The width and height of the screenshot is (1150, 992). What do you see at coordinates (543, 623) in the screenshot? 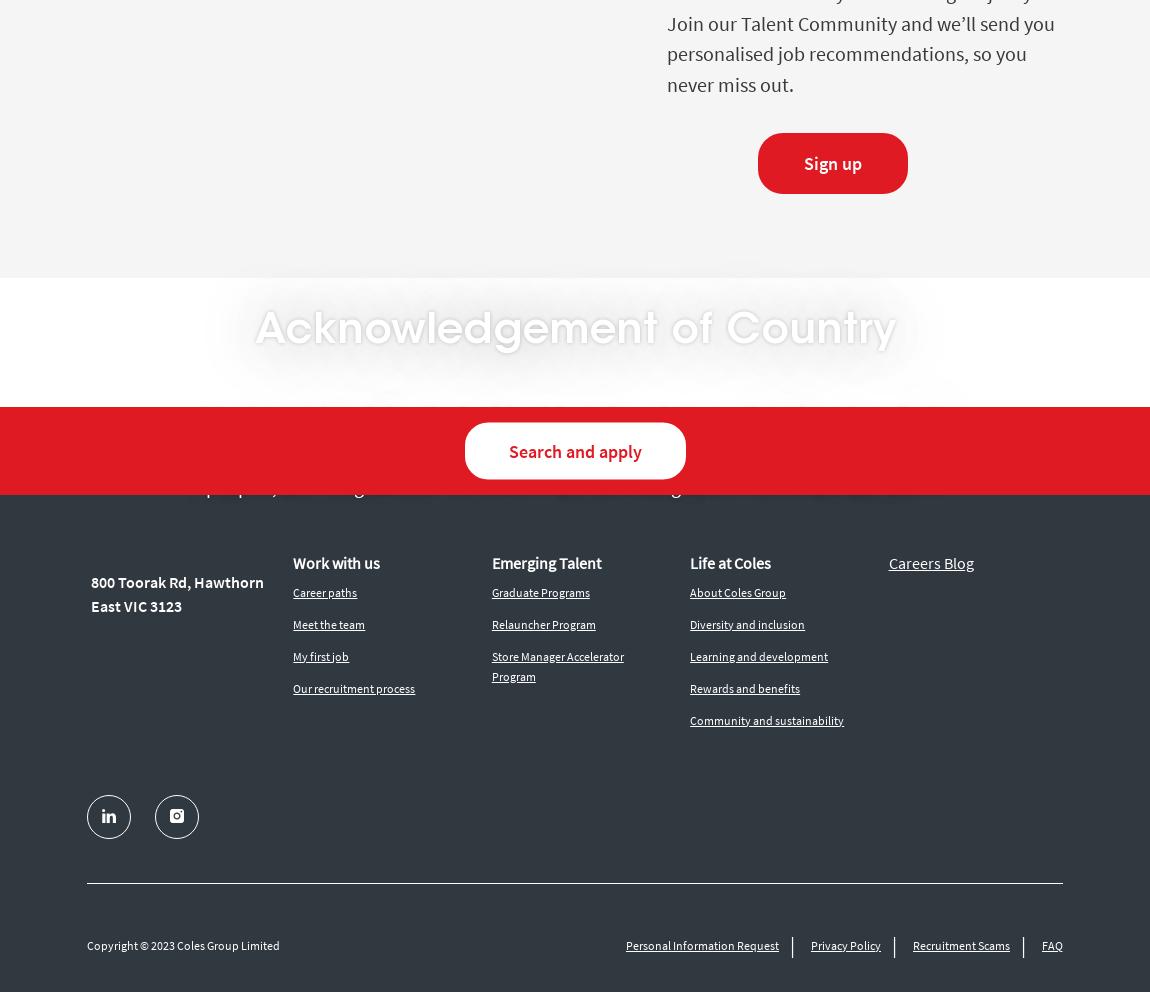
I see `'Relauncher Program'` at bounding box center [543, 623].